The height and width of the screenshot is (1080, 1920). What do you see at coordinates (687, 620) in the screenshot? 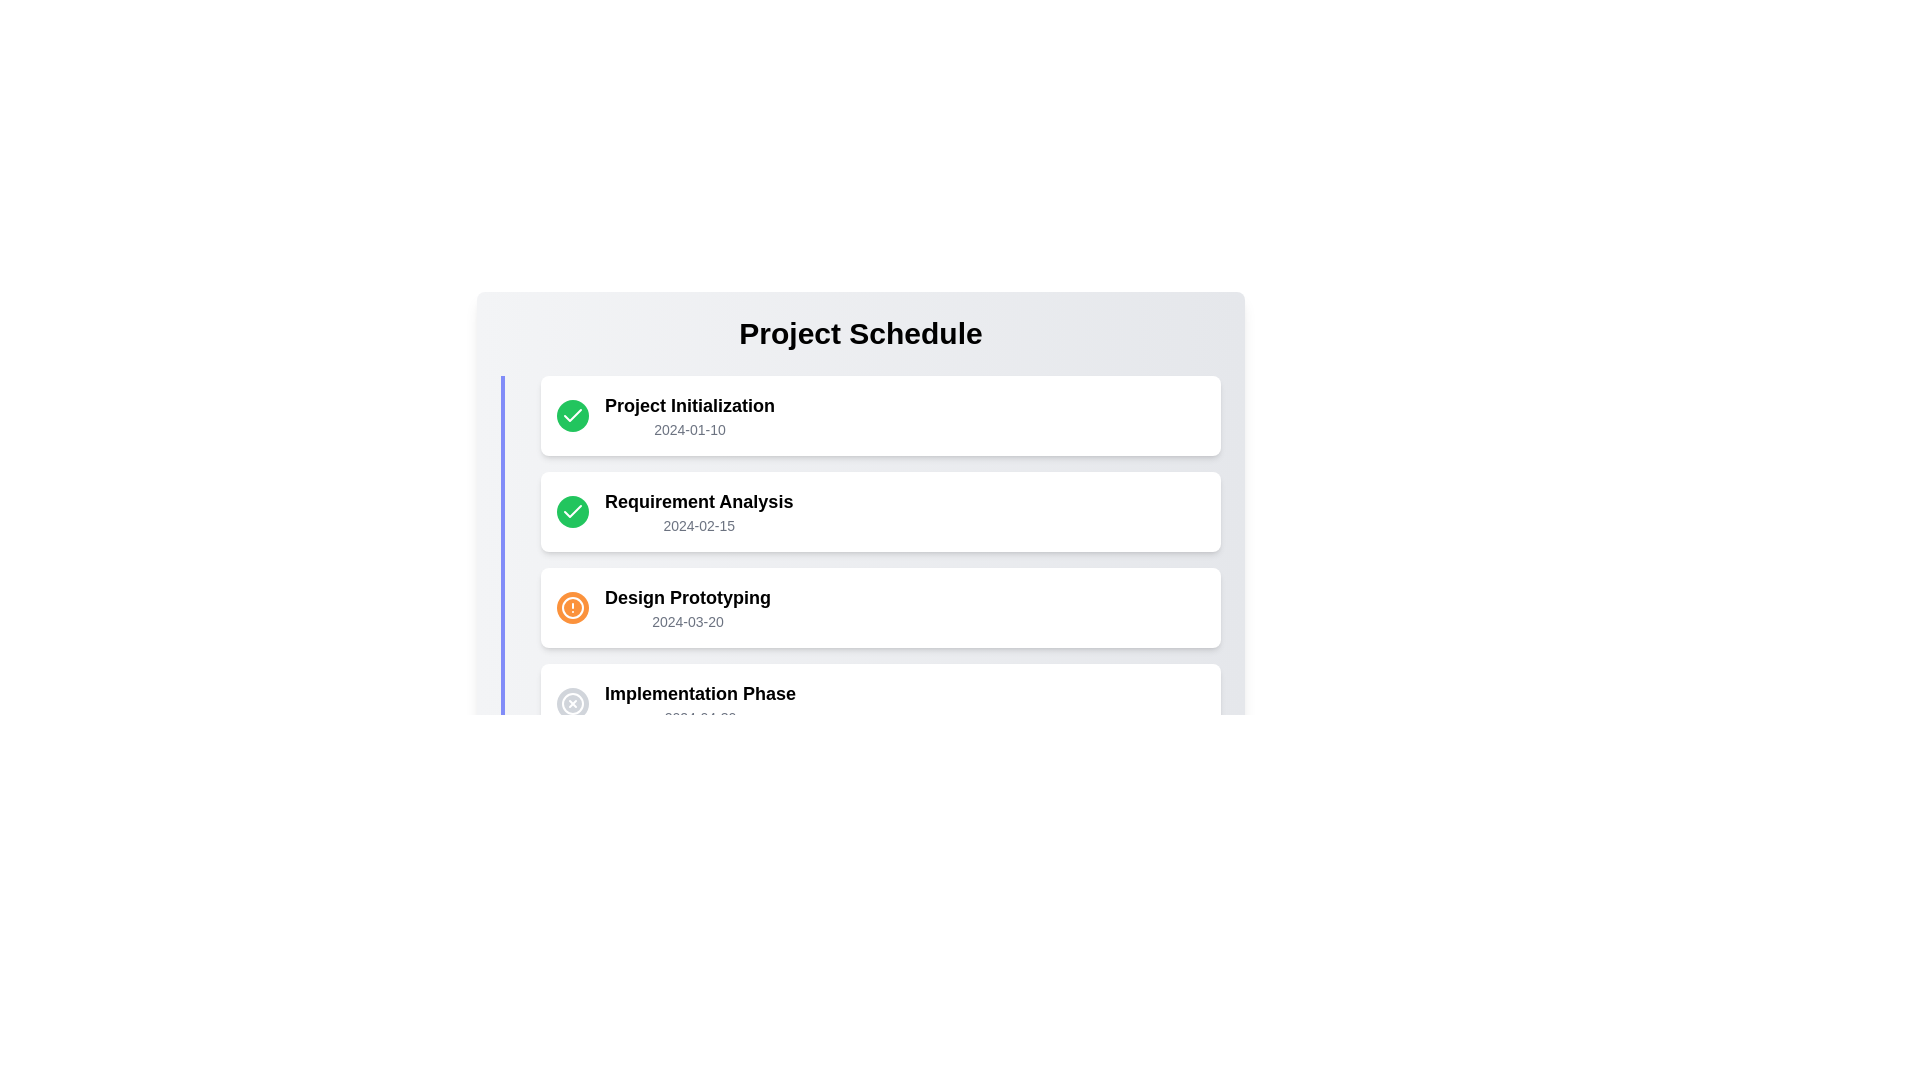
I see `date information displayed in a small, gray sans-serif font text label located below the title 'Design Prototyping' in the third item of the project schedule layout` at bounding box center [687, 620].